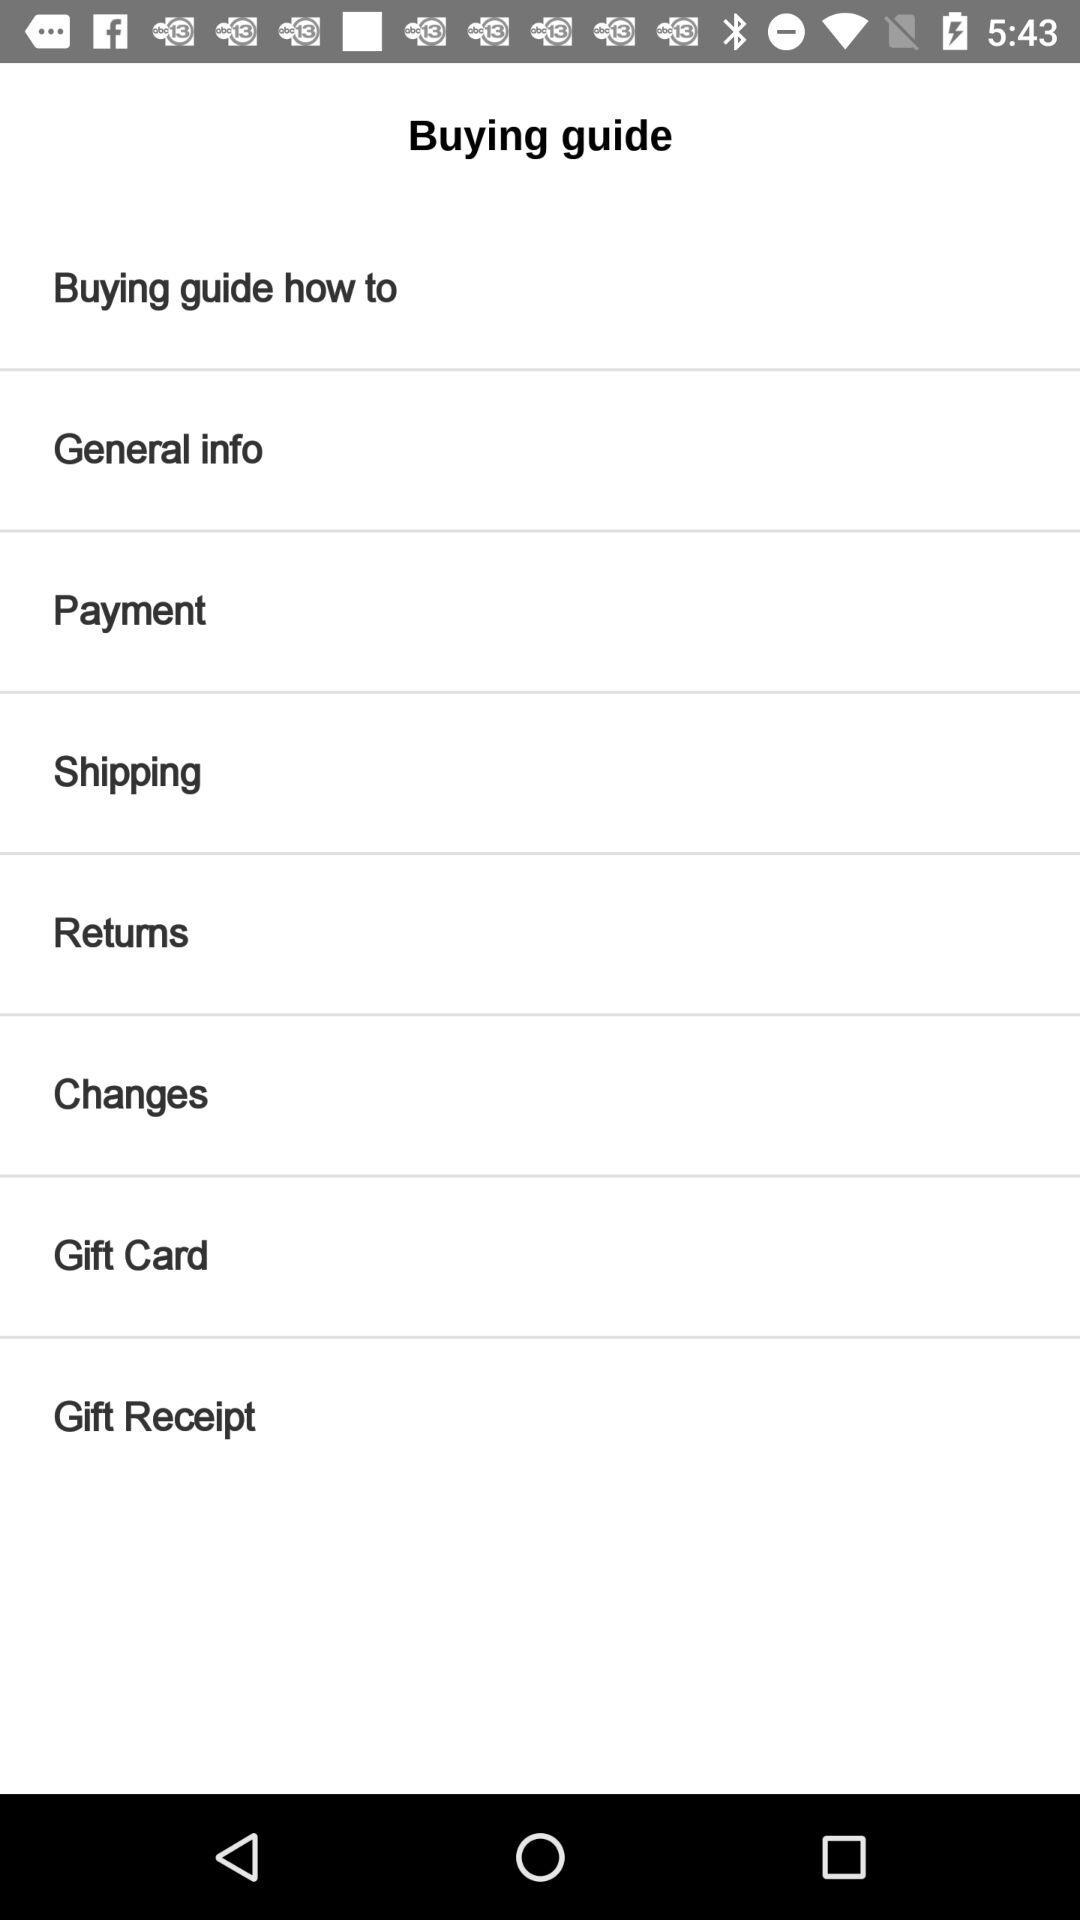 The width and height of the screenshot is (1080, 1920). What do you see at coordinates (540, 1255) in the screenshot?
I see `the item above gift receipt icon` at bounding box center [540, 1255].